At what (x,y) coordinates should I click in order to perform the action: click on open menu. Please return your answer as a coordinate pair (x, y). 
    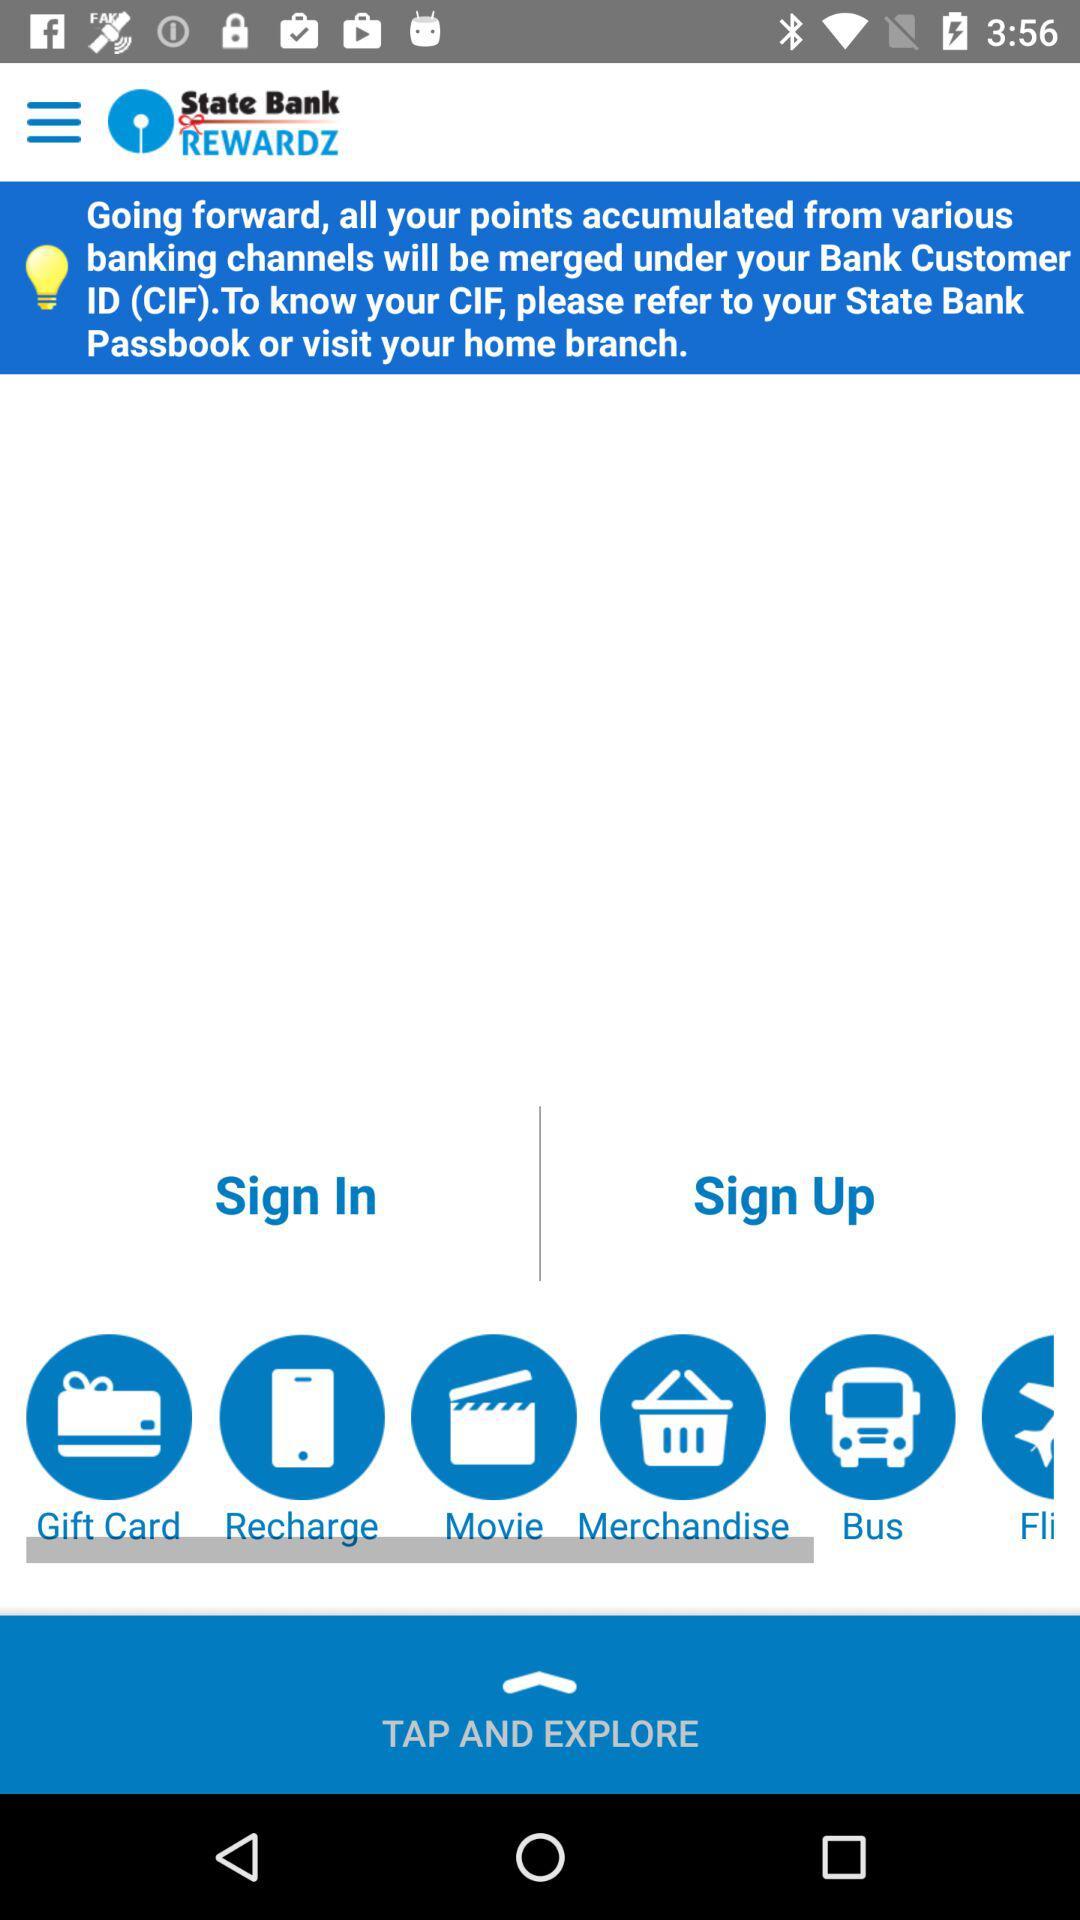
    Looking at the image, I should click on (53, 121).